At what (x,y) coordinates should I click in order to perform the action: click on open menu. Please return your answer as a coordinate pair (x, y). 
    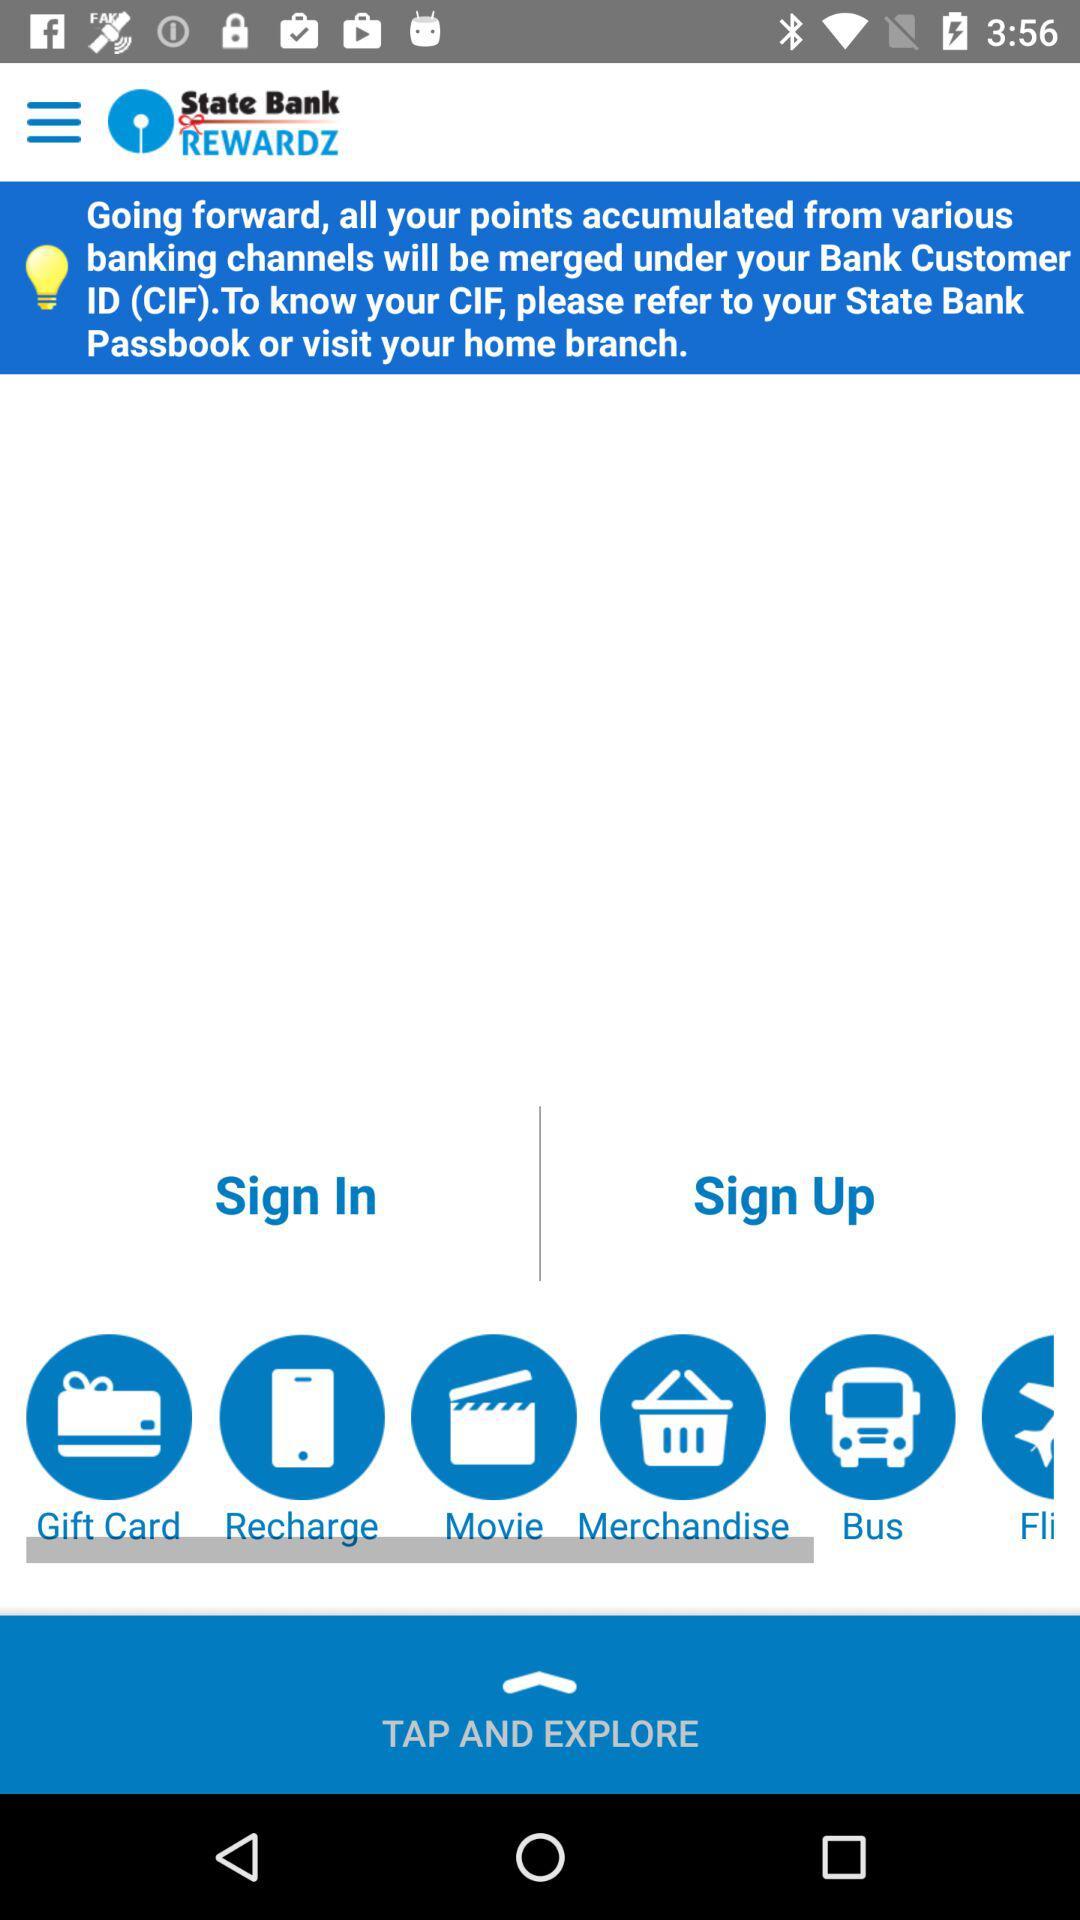
    Looking at the image, I should click on (53, 121).